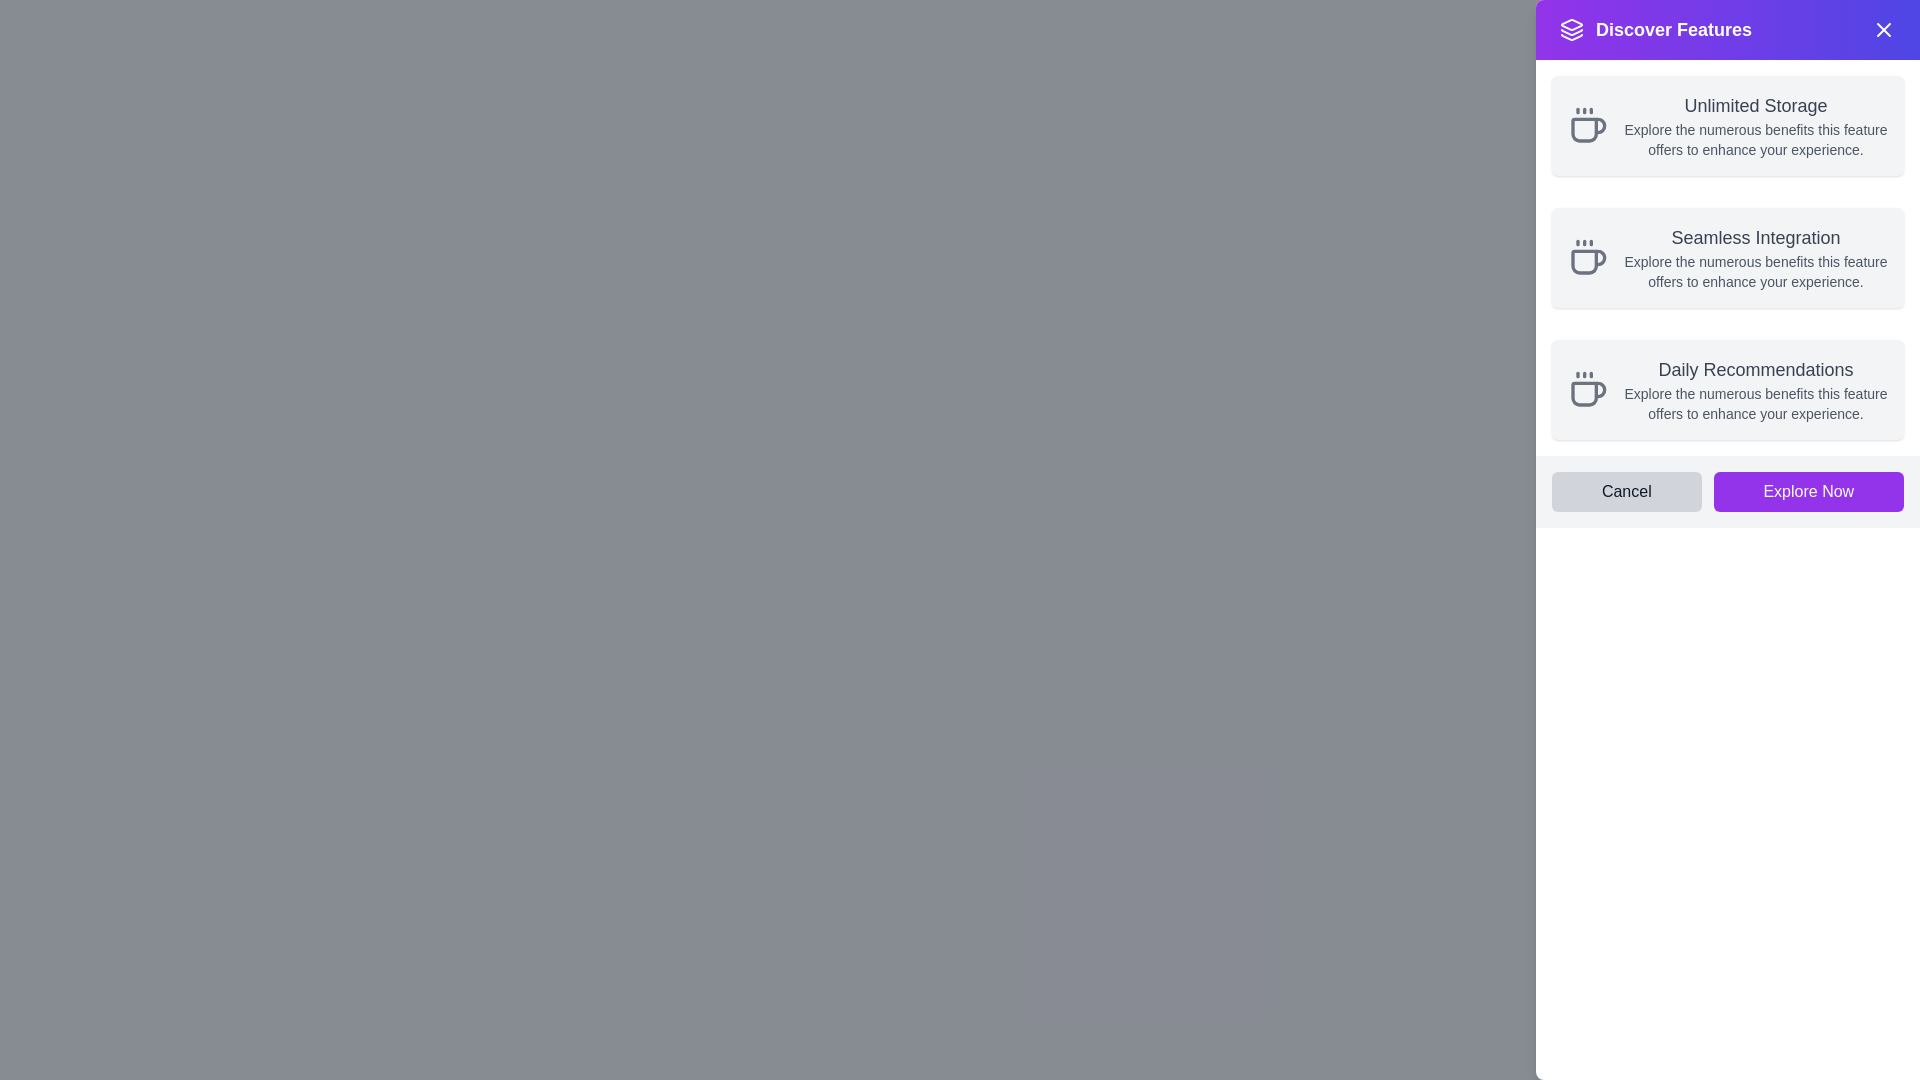 Image resolution: width=1920 pixels, height=1080 pixels. What do you see at coordinates (1727, 257) in the screenshot?
I see `description on the second informational card titled 'Seamless Integration', located in the 'Discover Features' section on the right sidebar` at bounding box center [1727, 257].